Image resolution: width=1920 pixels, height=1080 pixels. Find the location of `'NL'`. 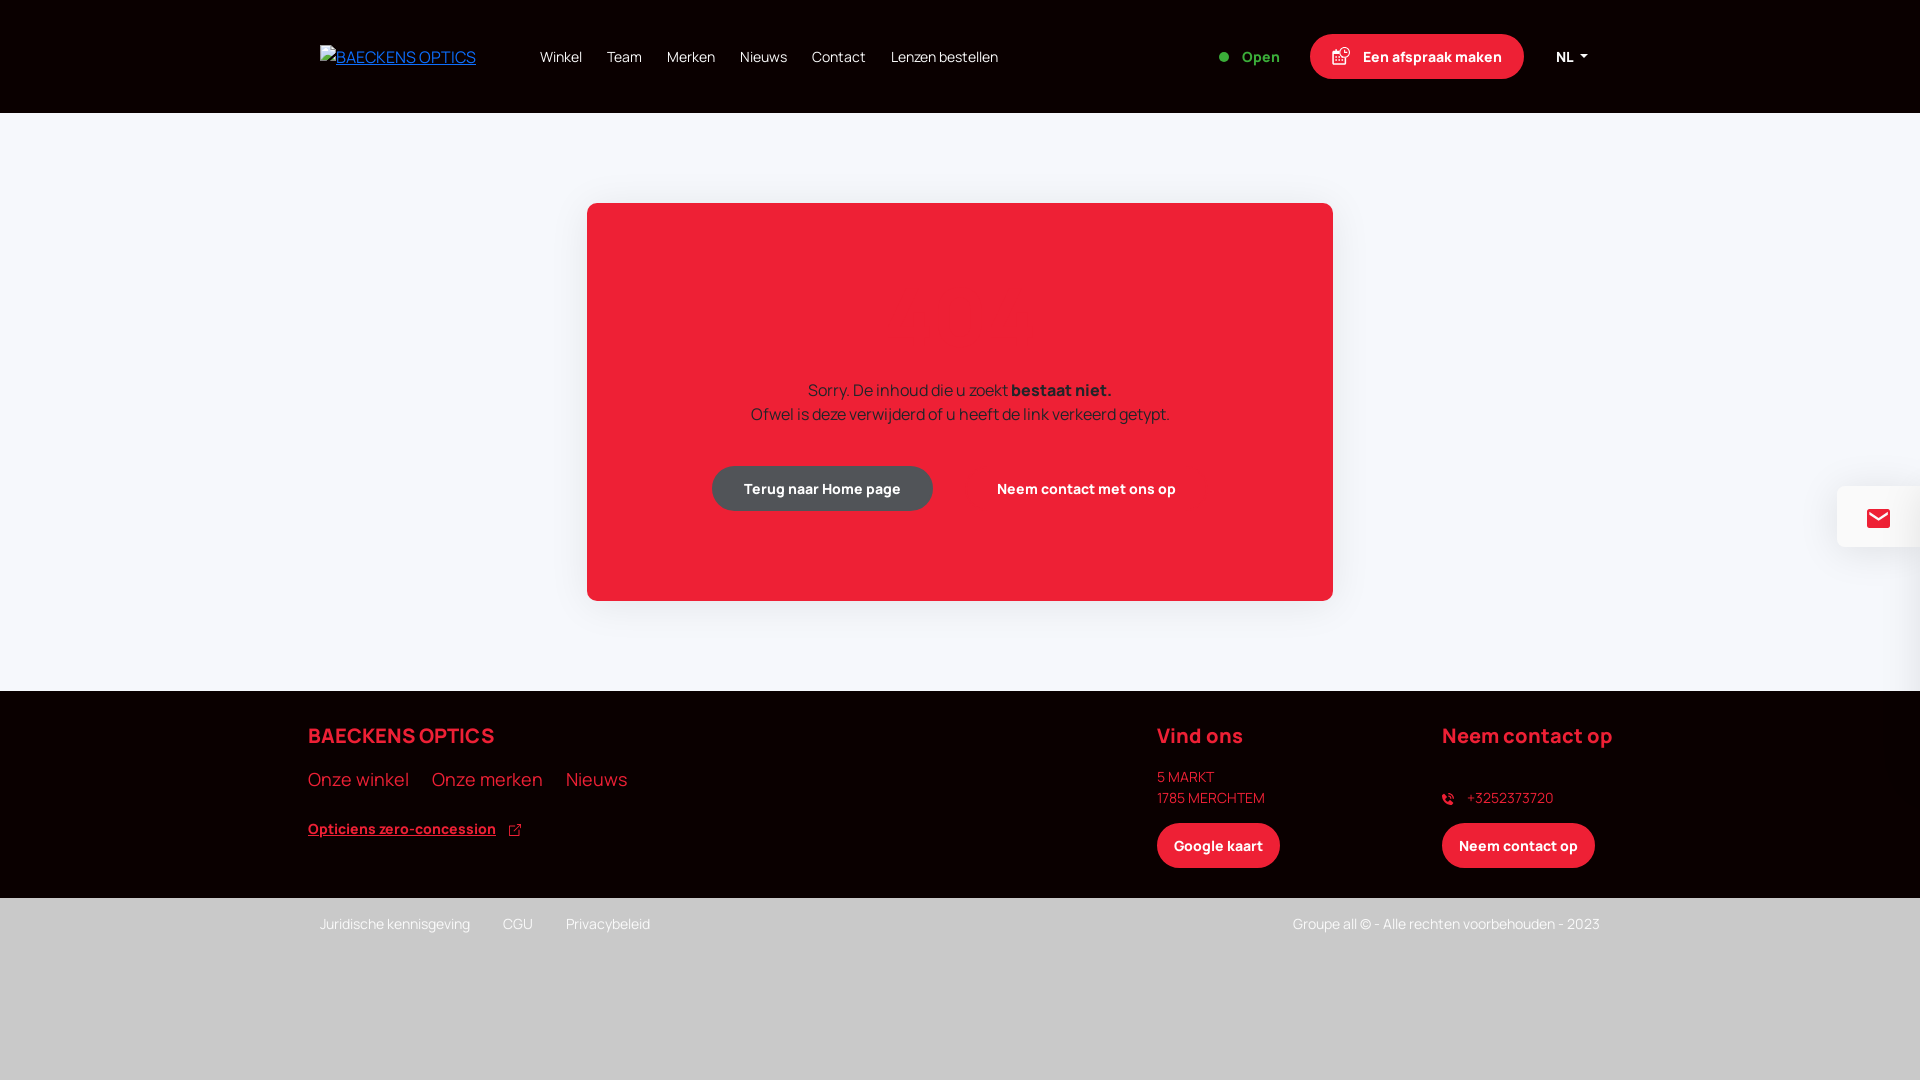

'NL' is located at coordinates (1543, 55).